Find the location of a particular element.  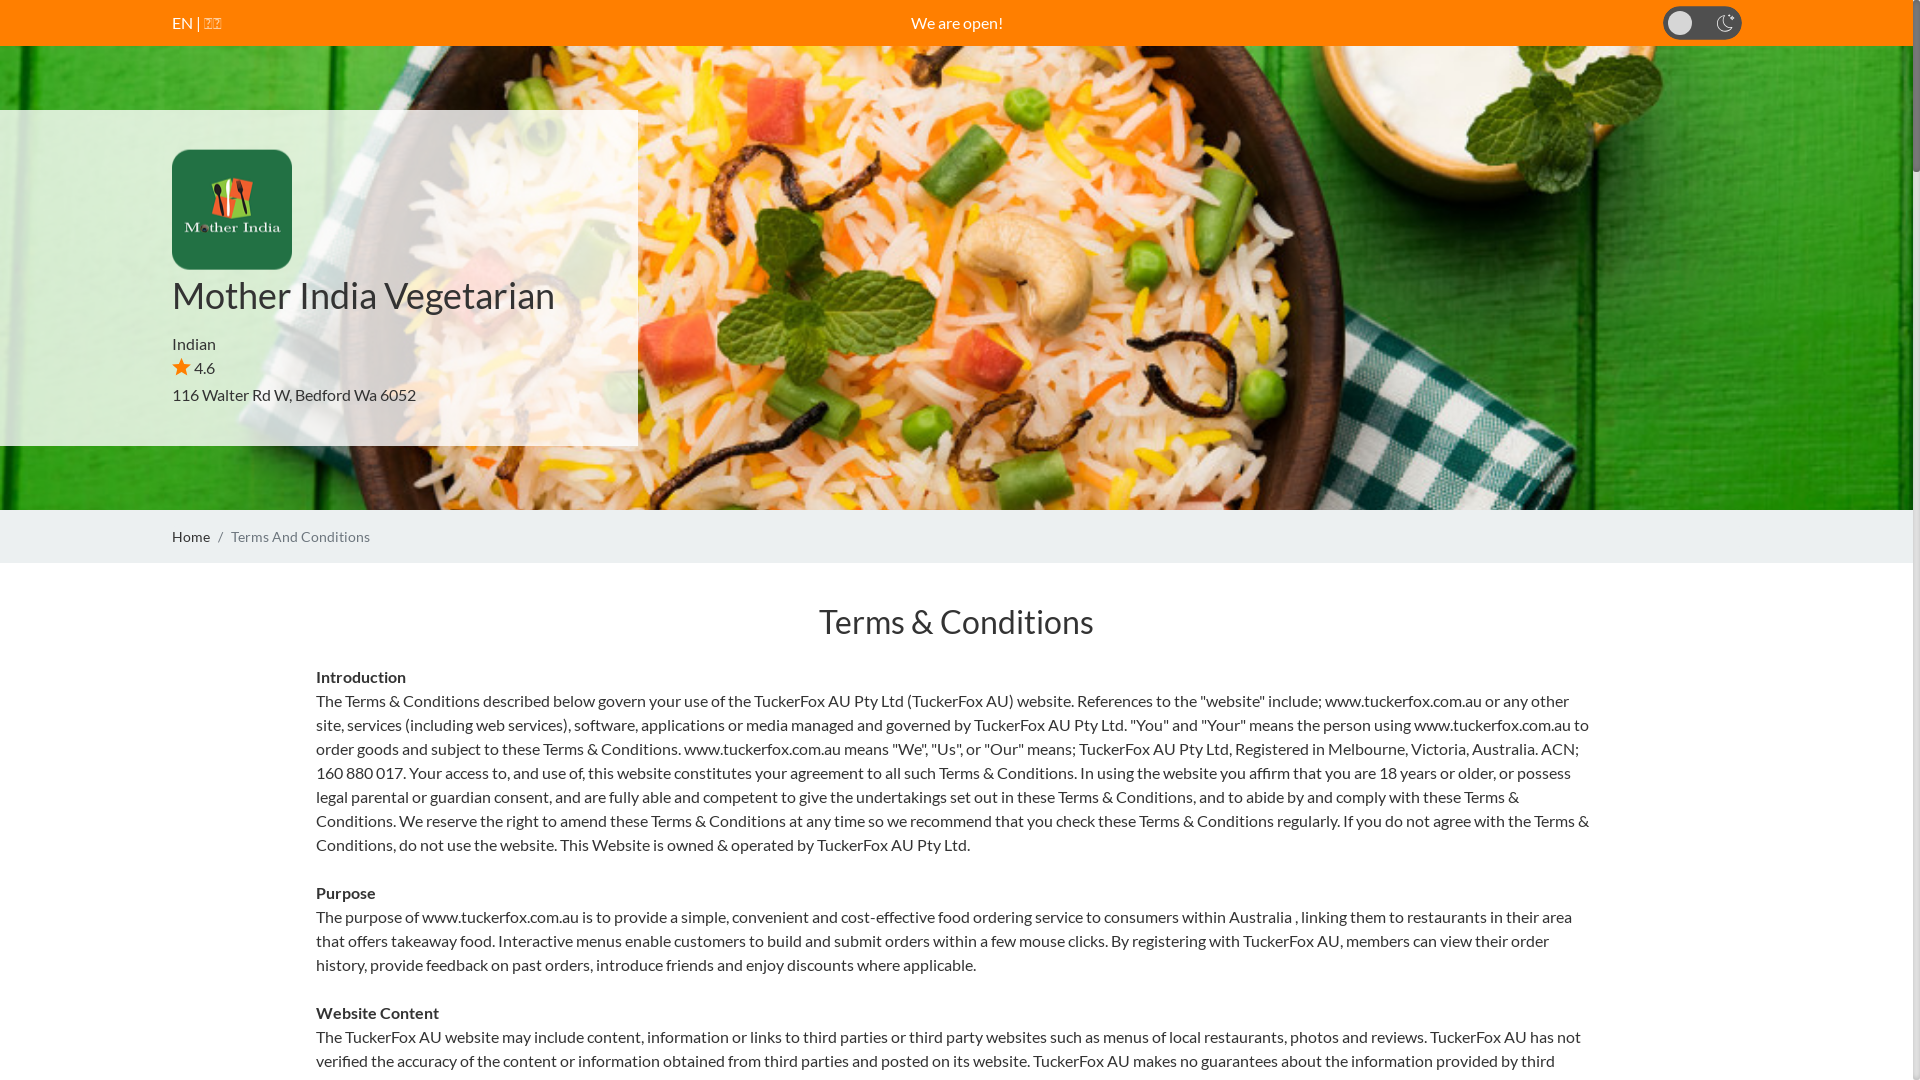

'4.6' is located at coordinates (193, 367).